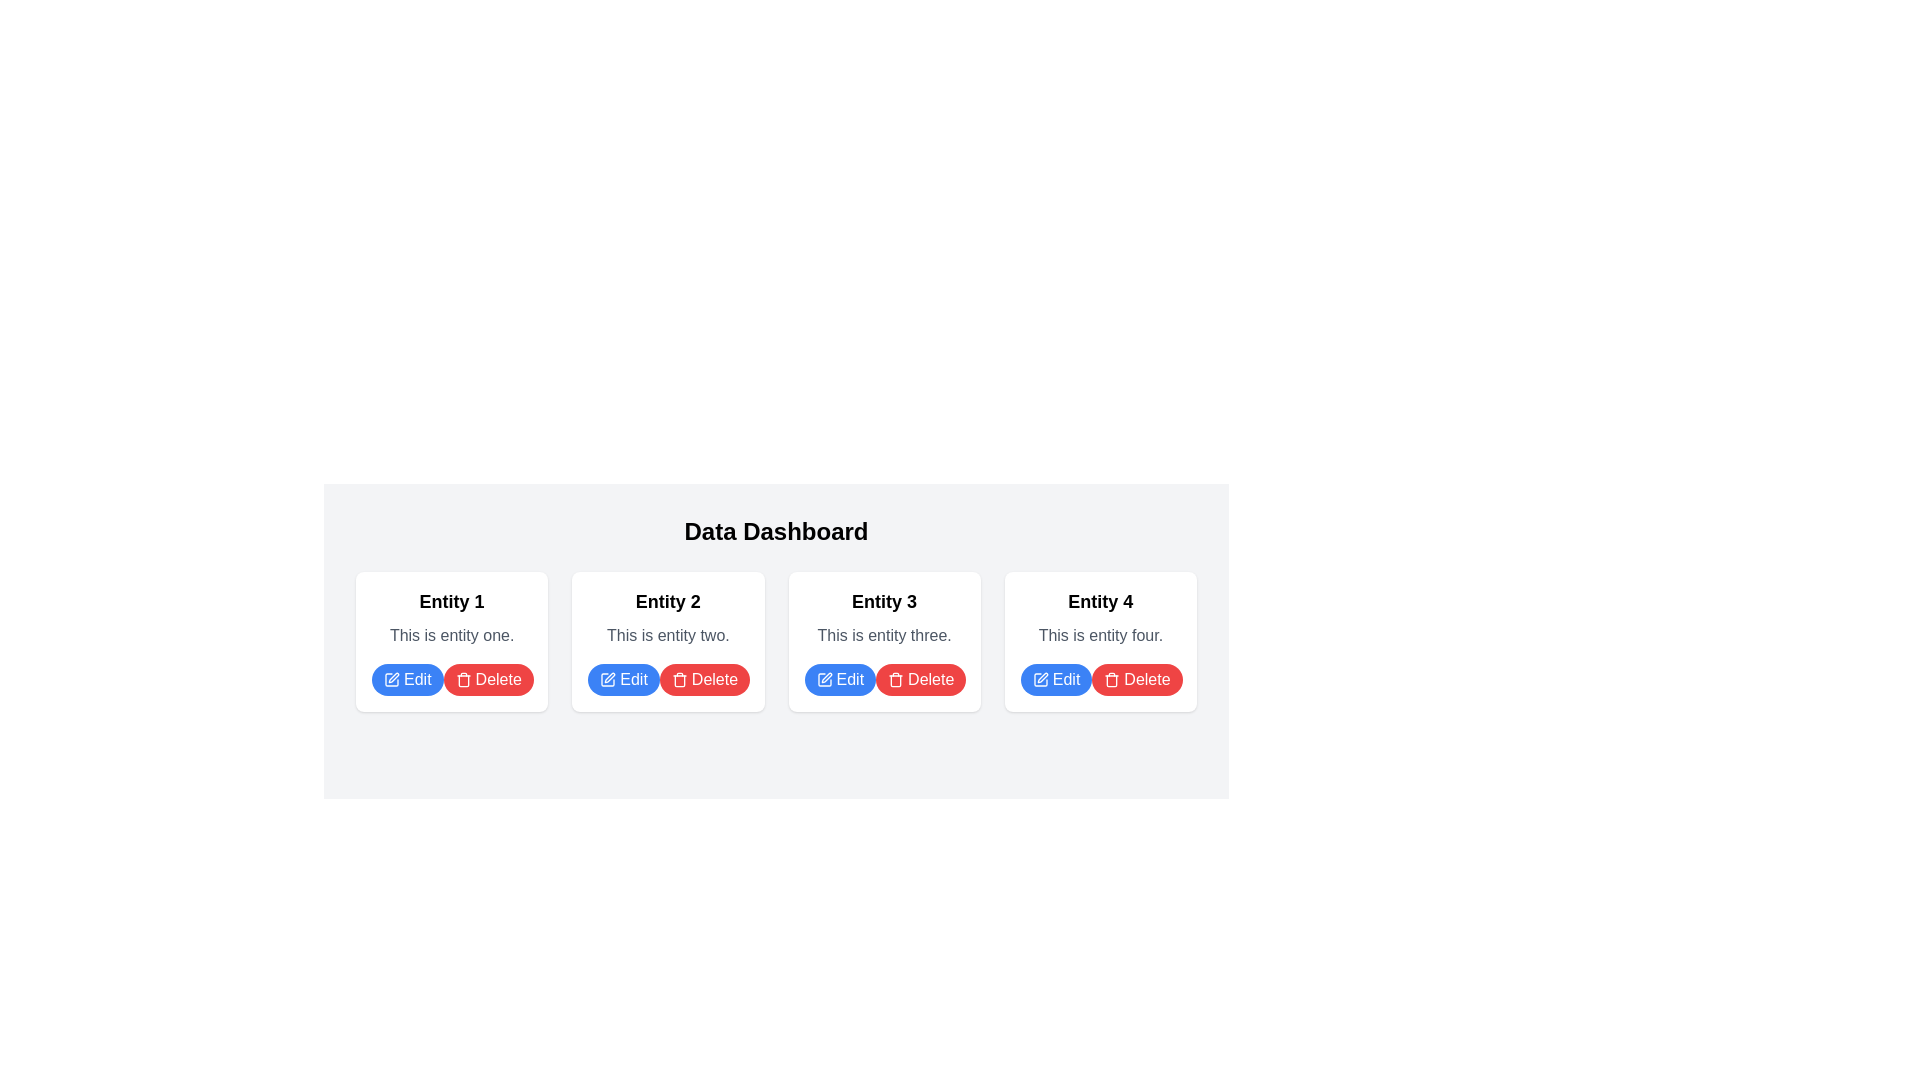 The height and width of the screenshot is (1080, 1920). What do you see at coordinates (1099, 636) in the screenshot?
I see `the text label providing information about 'Entity 4' located in the card beneath the title 'Entity 4' and above the action buttons 'Edit' and 'Delete'` at bounding box center [1099, 636].